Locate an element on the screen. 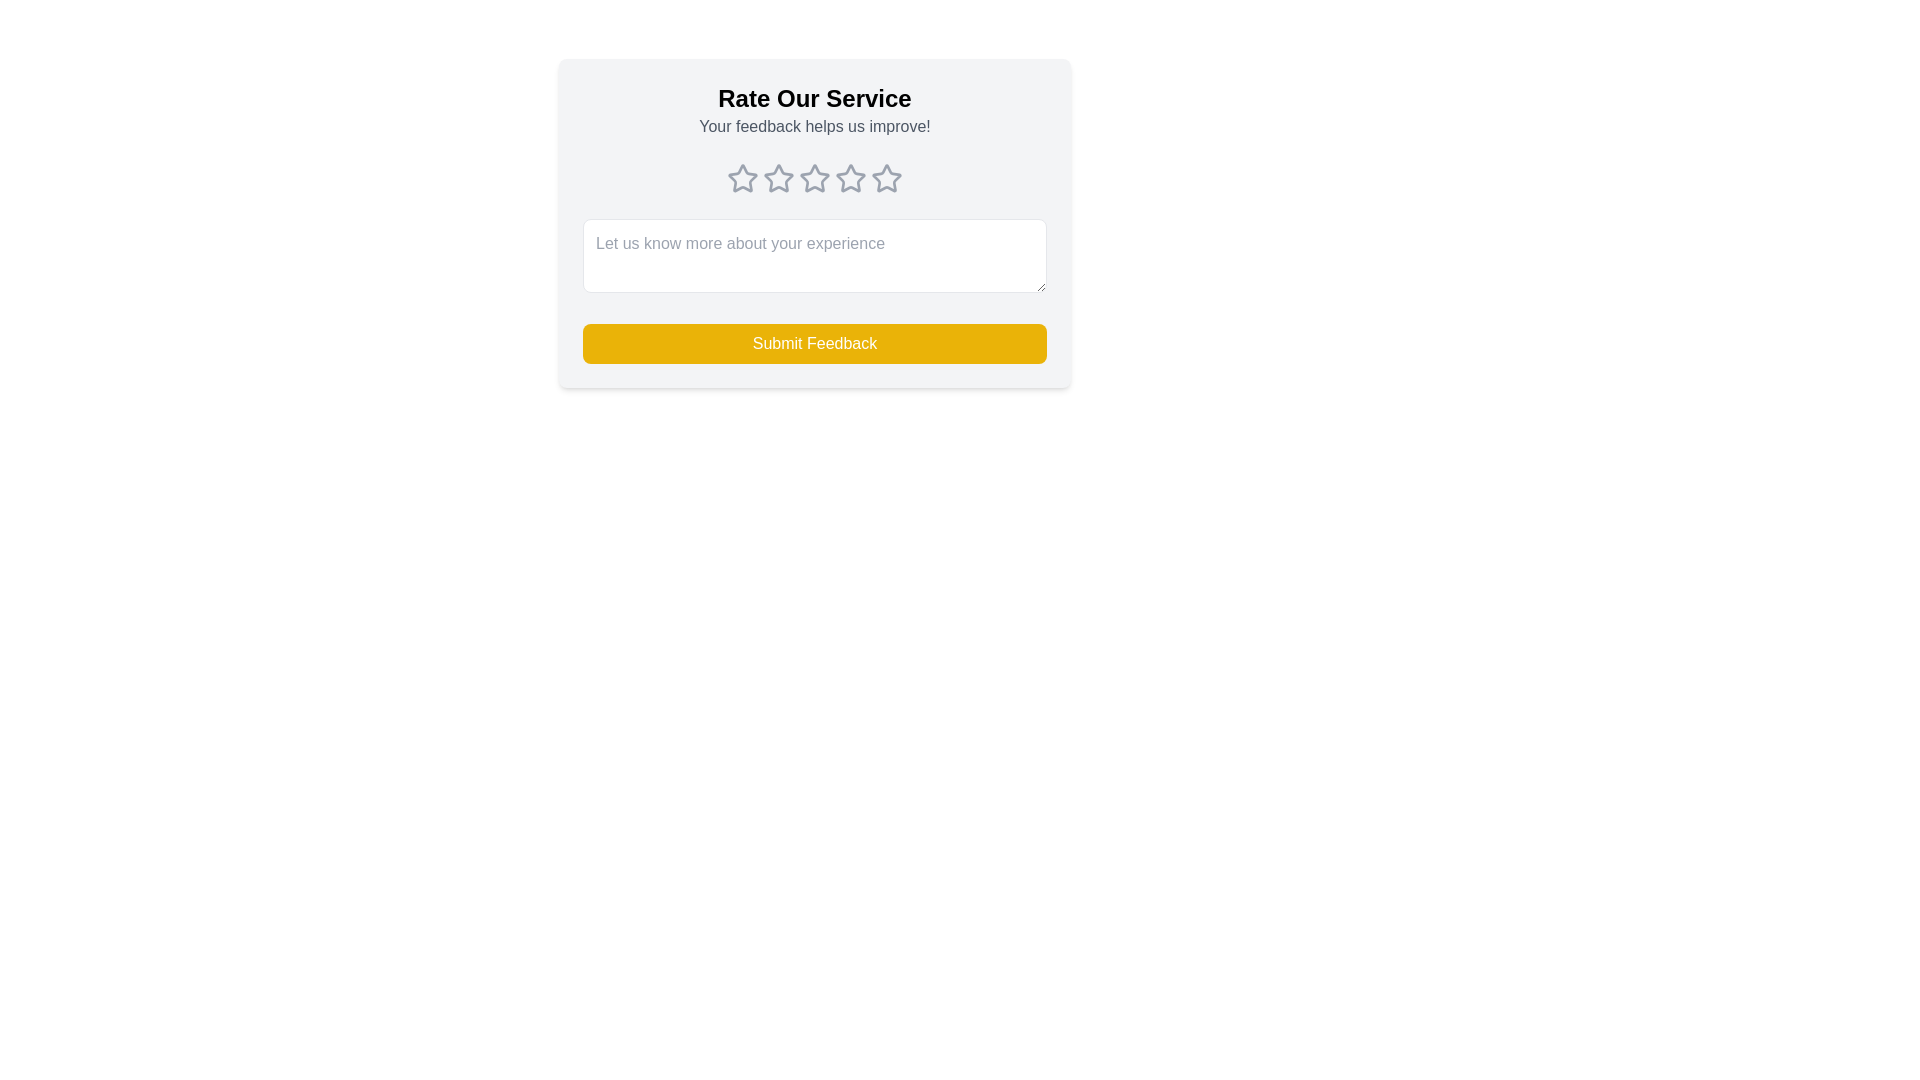  the last star-shaped rating icon in the five-star rating system to rate it, located beneath the text 'Rate Our Service' is located at coordinates (886, 177).